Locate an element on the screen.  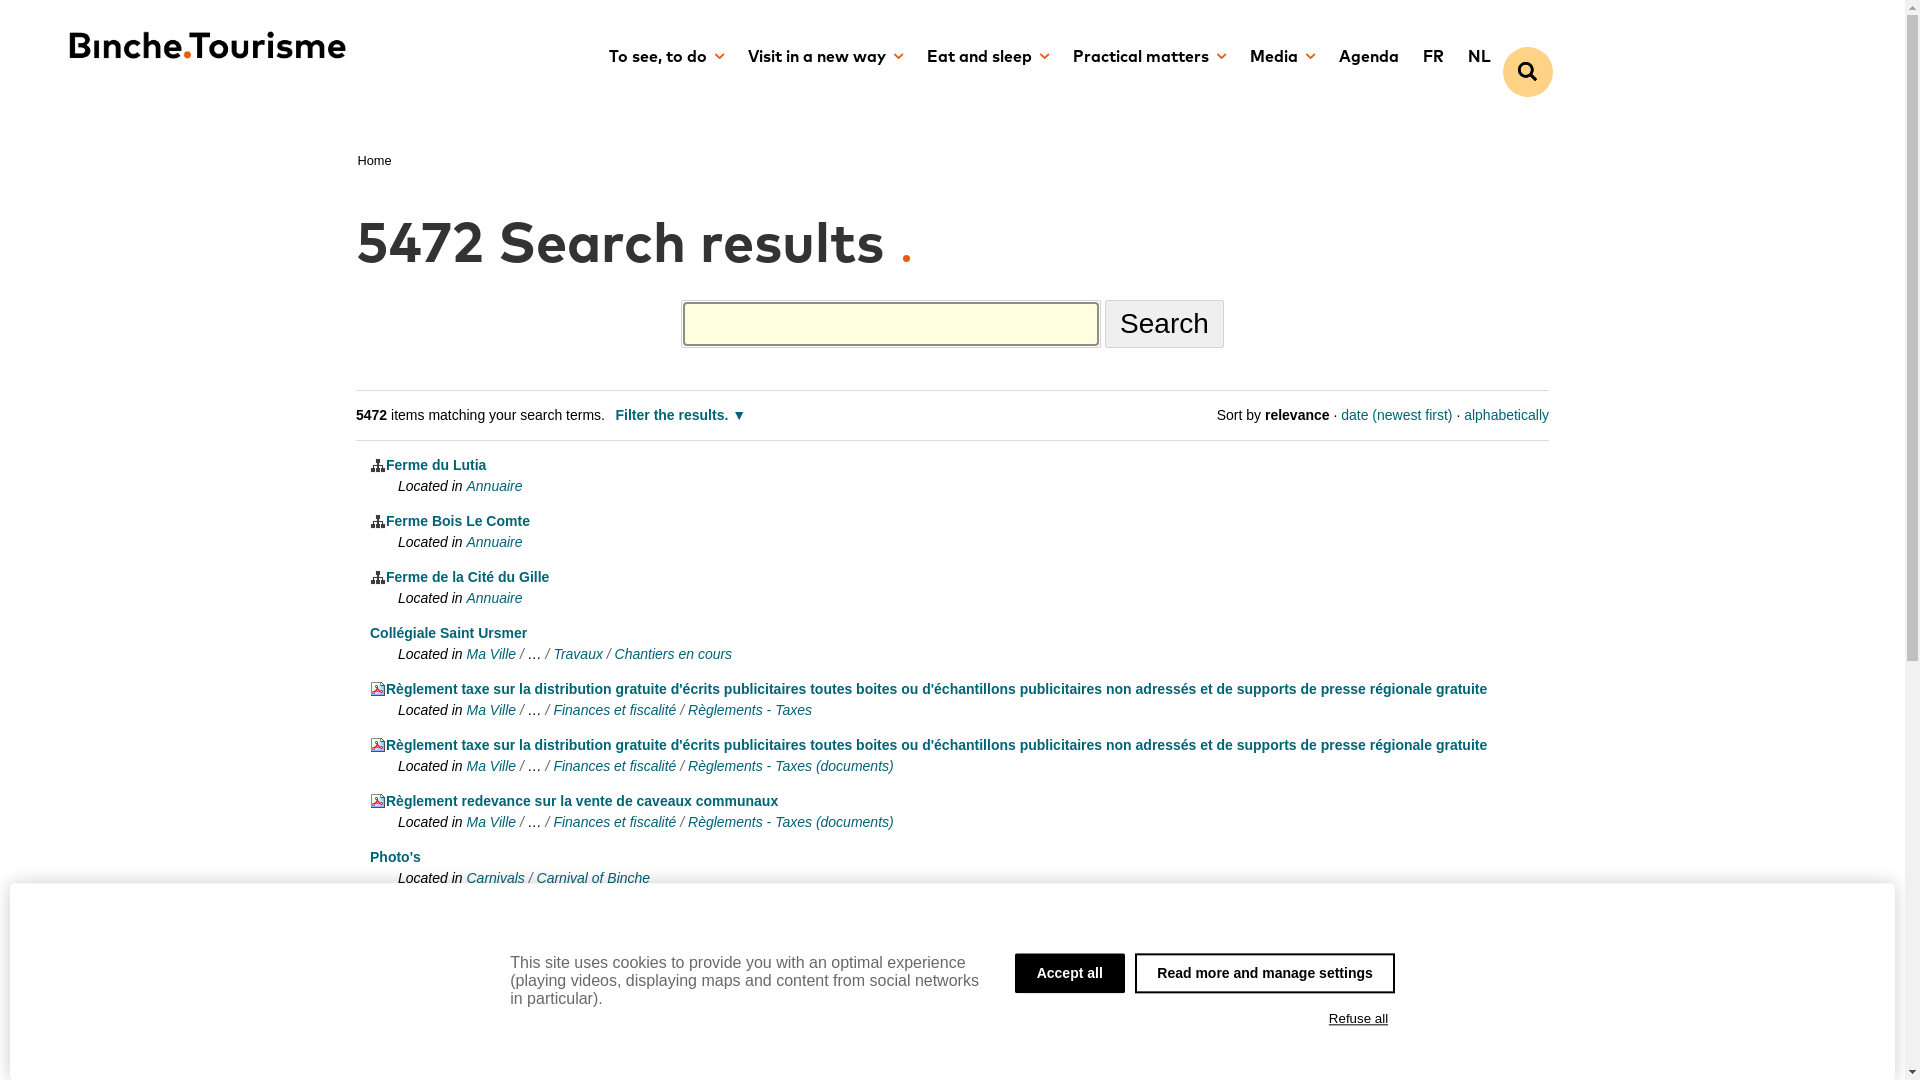
'Filter the results.' is located at coordinates (681, 414).